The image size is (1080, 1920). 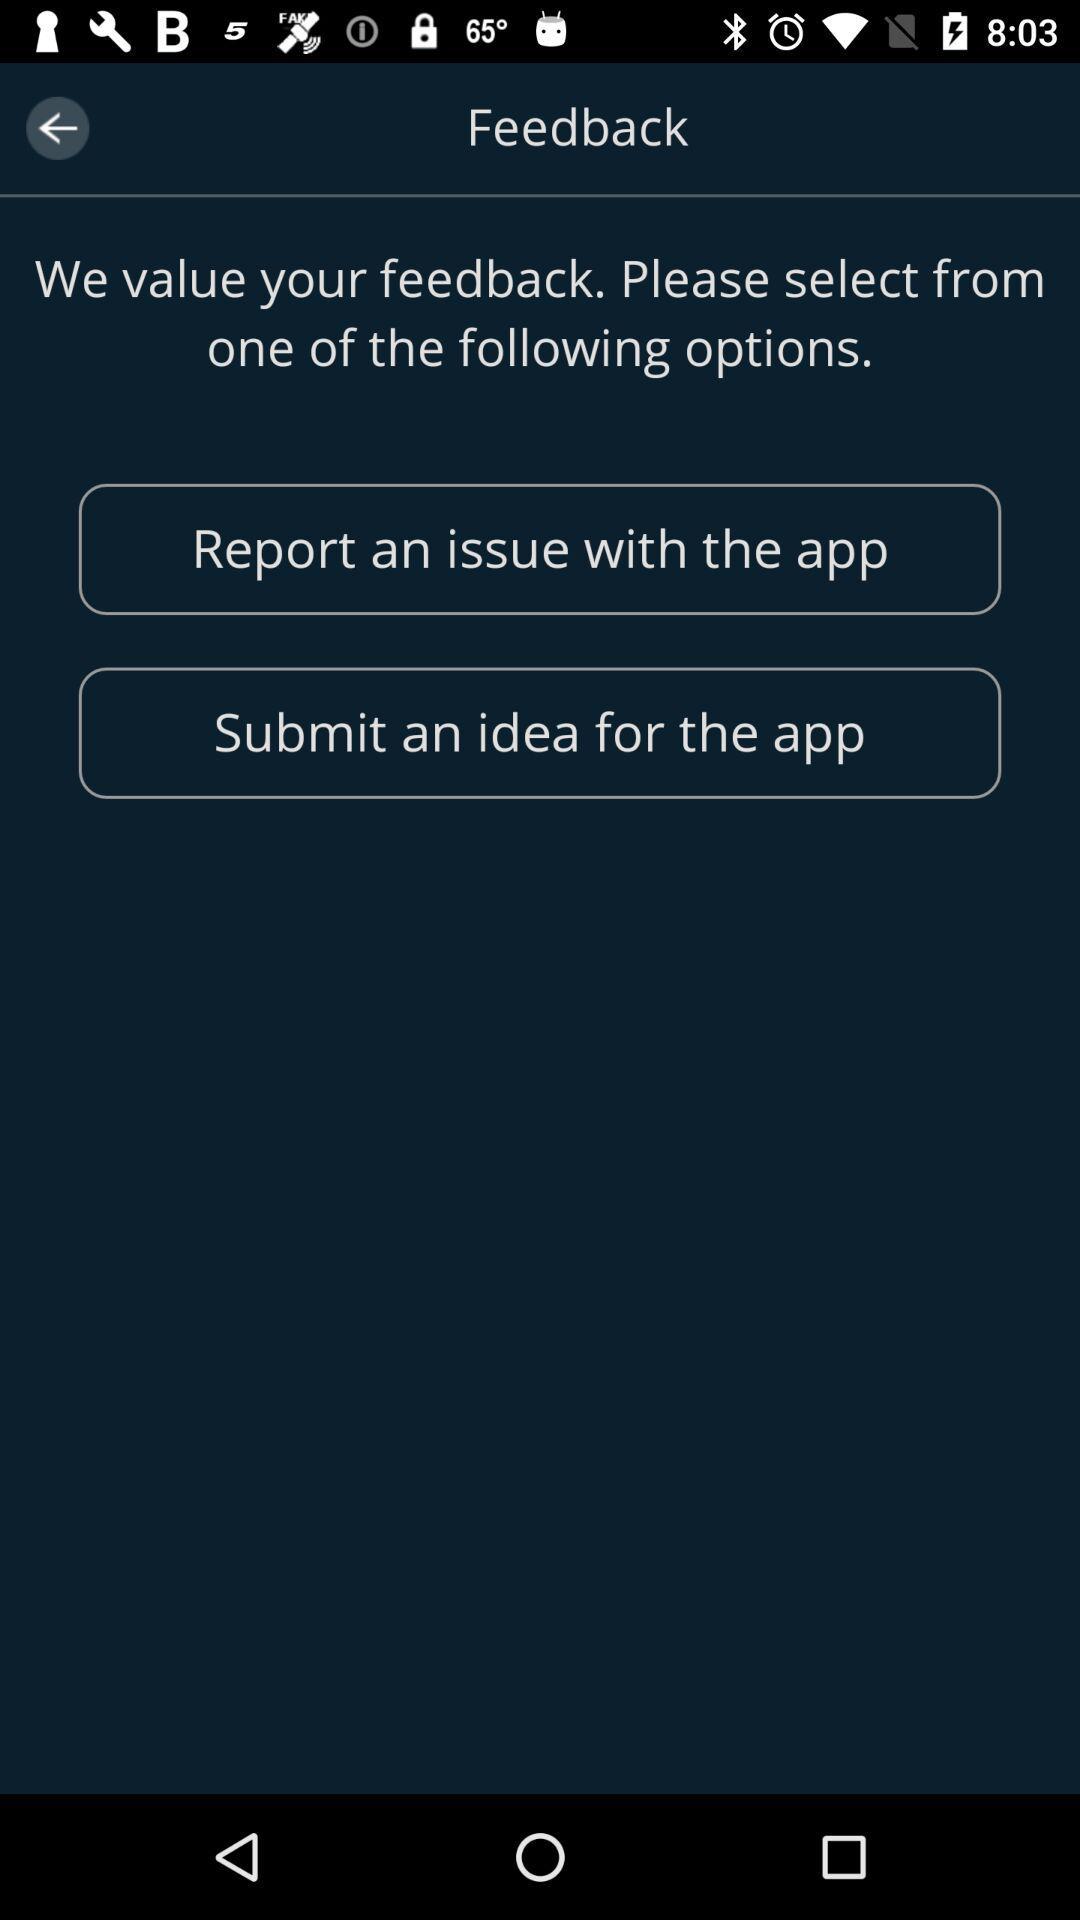 I want to click on the arrow_backward icon, so click(x=56, y=127).